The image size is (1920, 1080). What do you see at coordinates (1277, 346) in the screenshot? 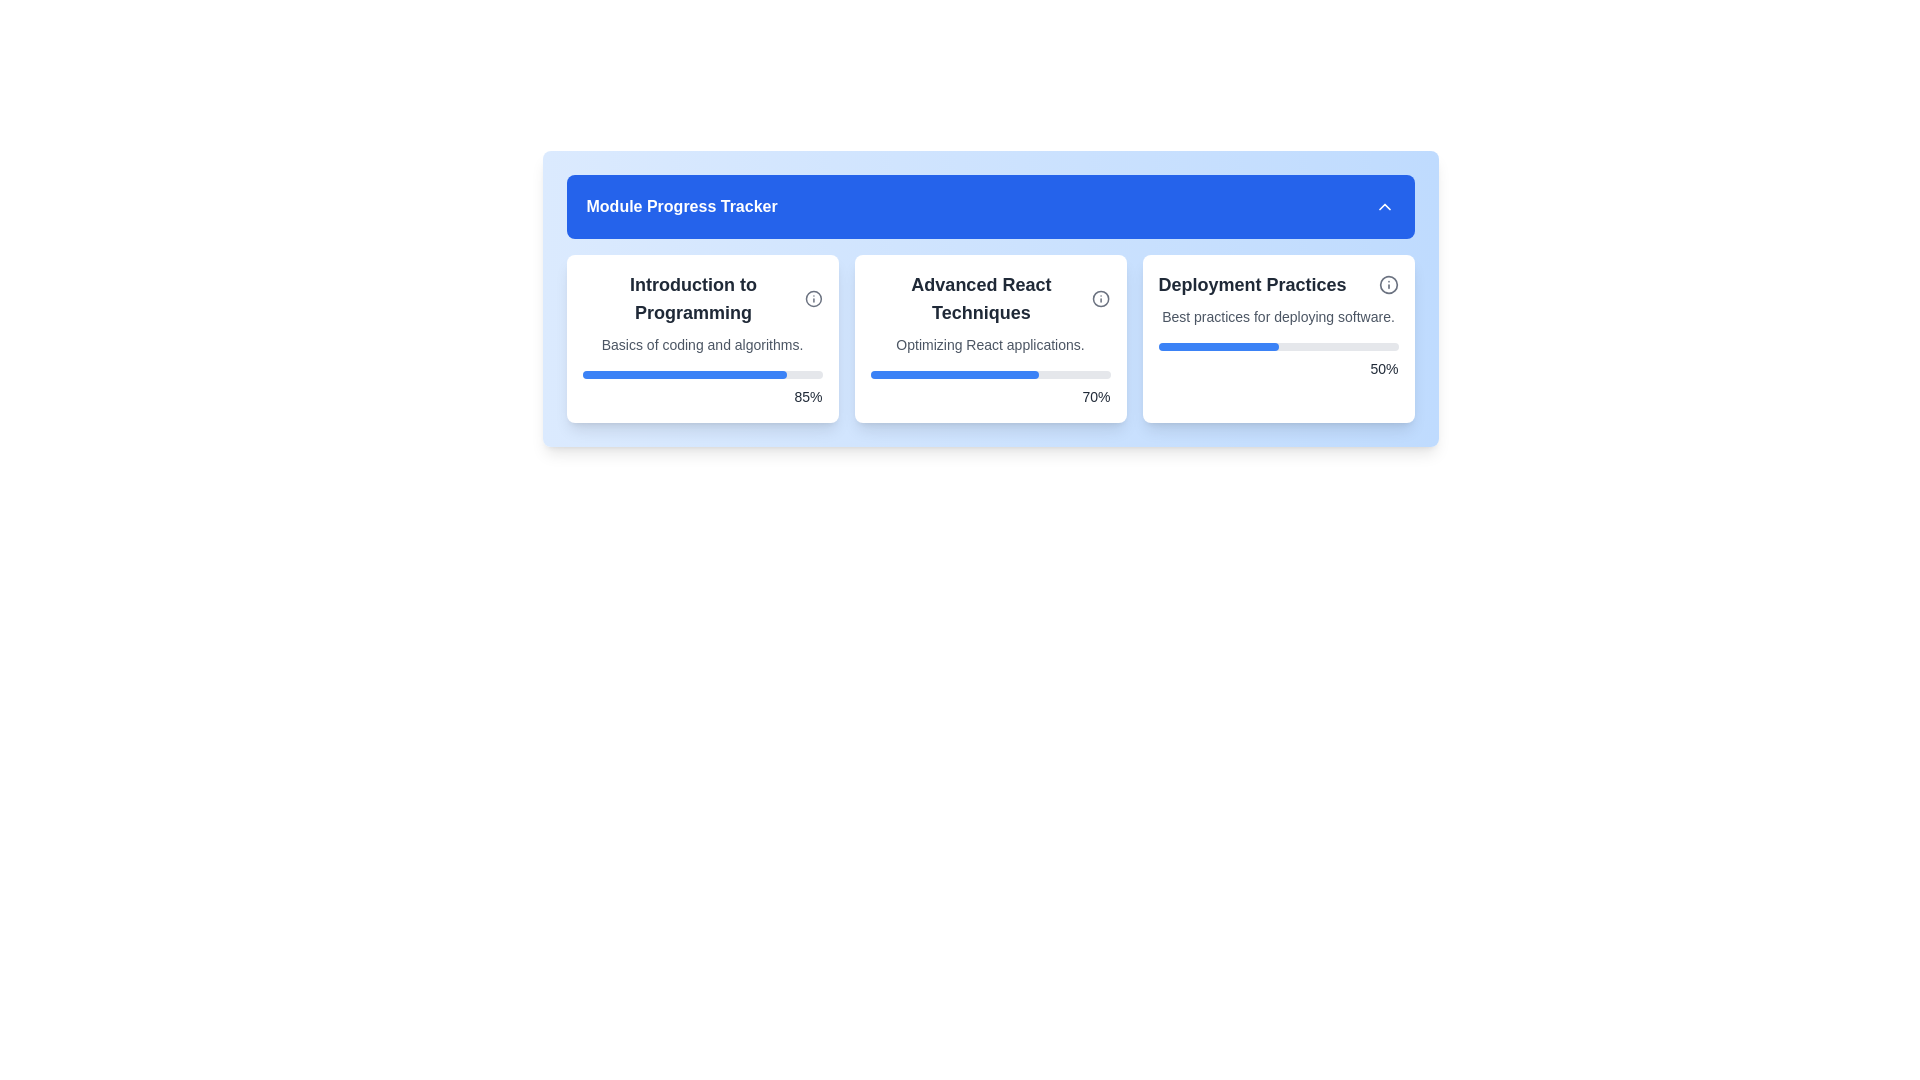
I see `the progress bar that indicates 50% completion for 'Deployment Practices', located below the text 'Best practices for deploying software'` at bounding box center [1277, 346].